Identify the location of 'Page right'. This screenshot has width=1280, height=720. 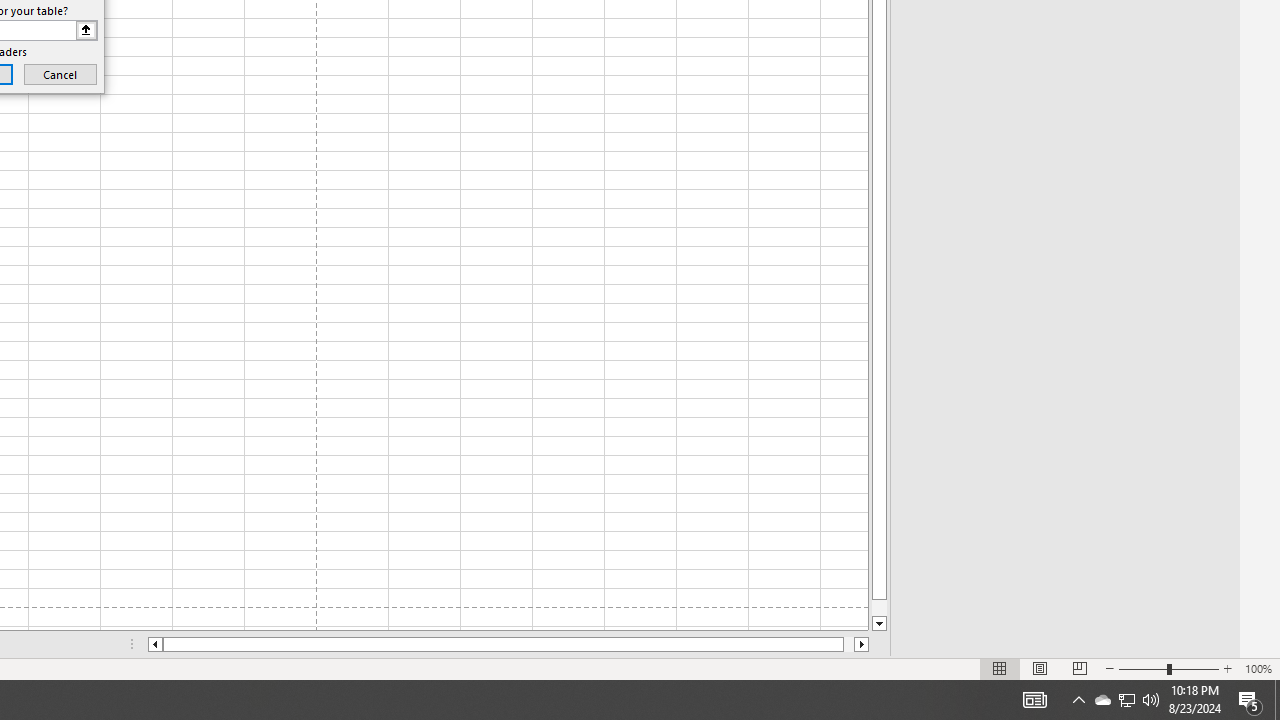
(848, 644).